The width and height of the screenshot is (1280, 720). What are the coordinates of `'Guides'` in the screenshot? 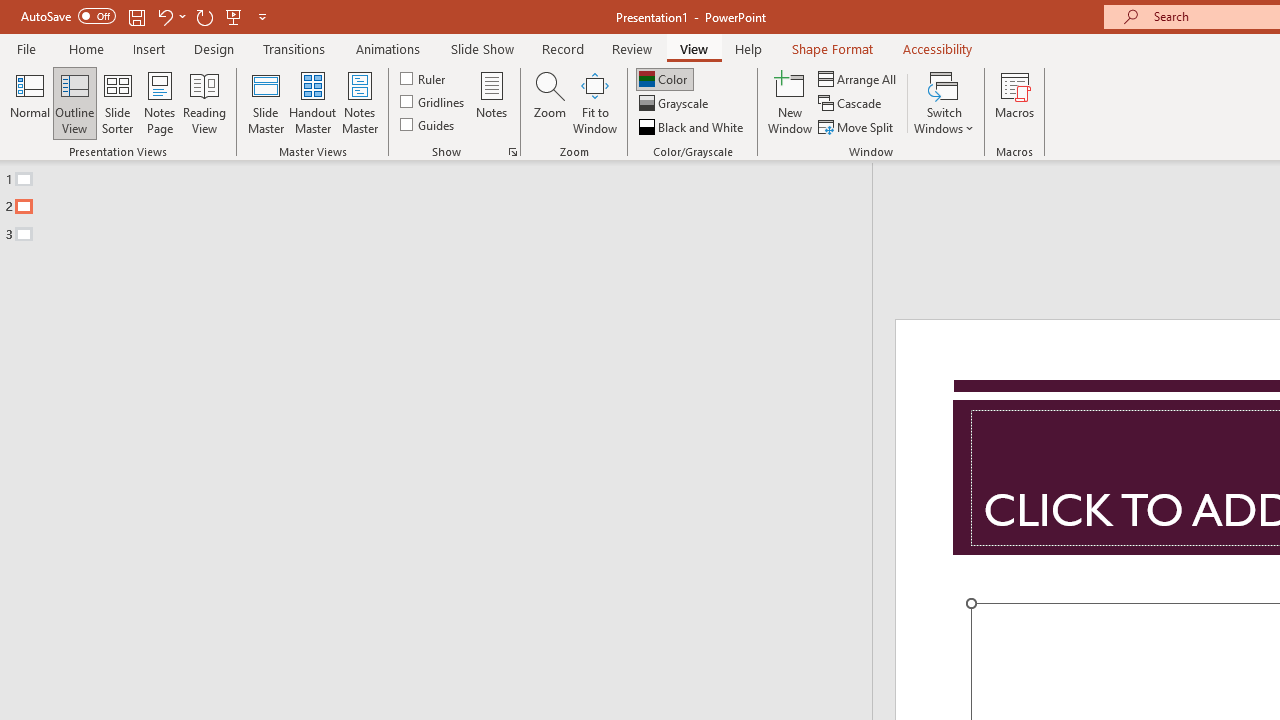 It's located at (427, 124).